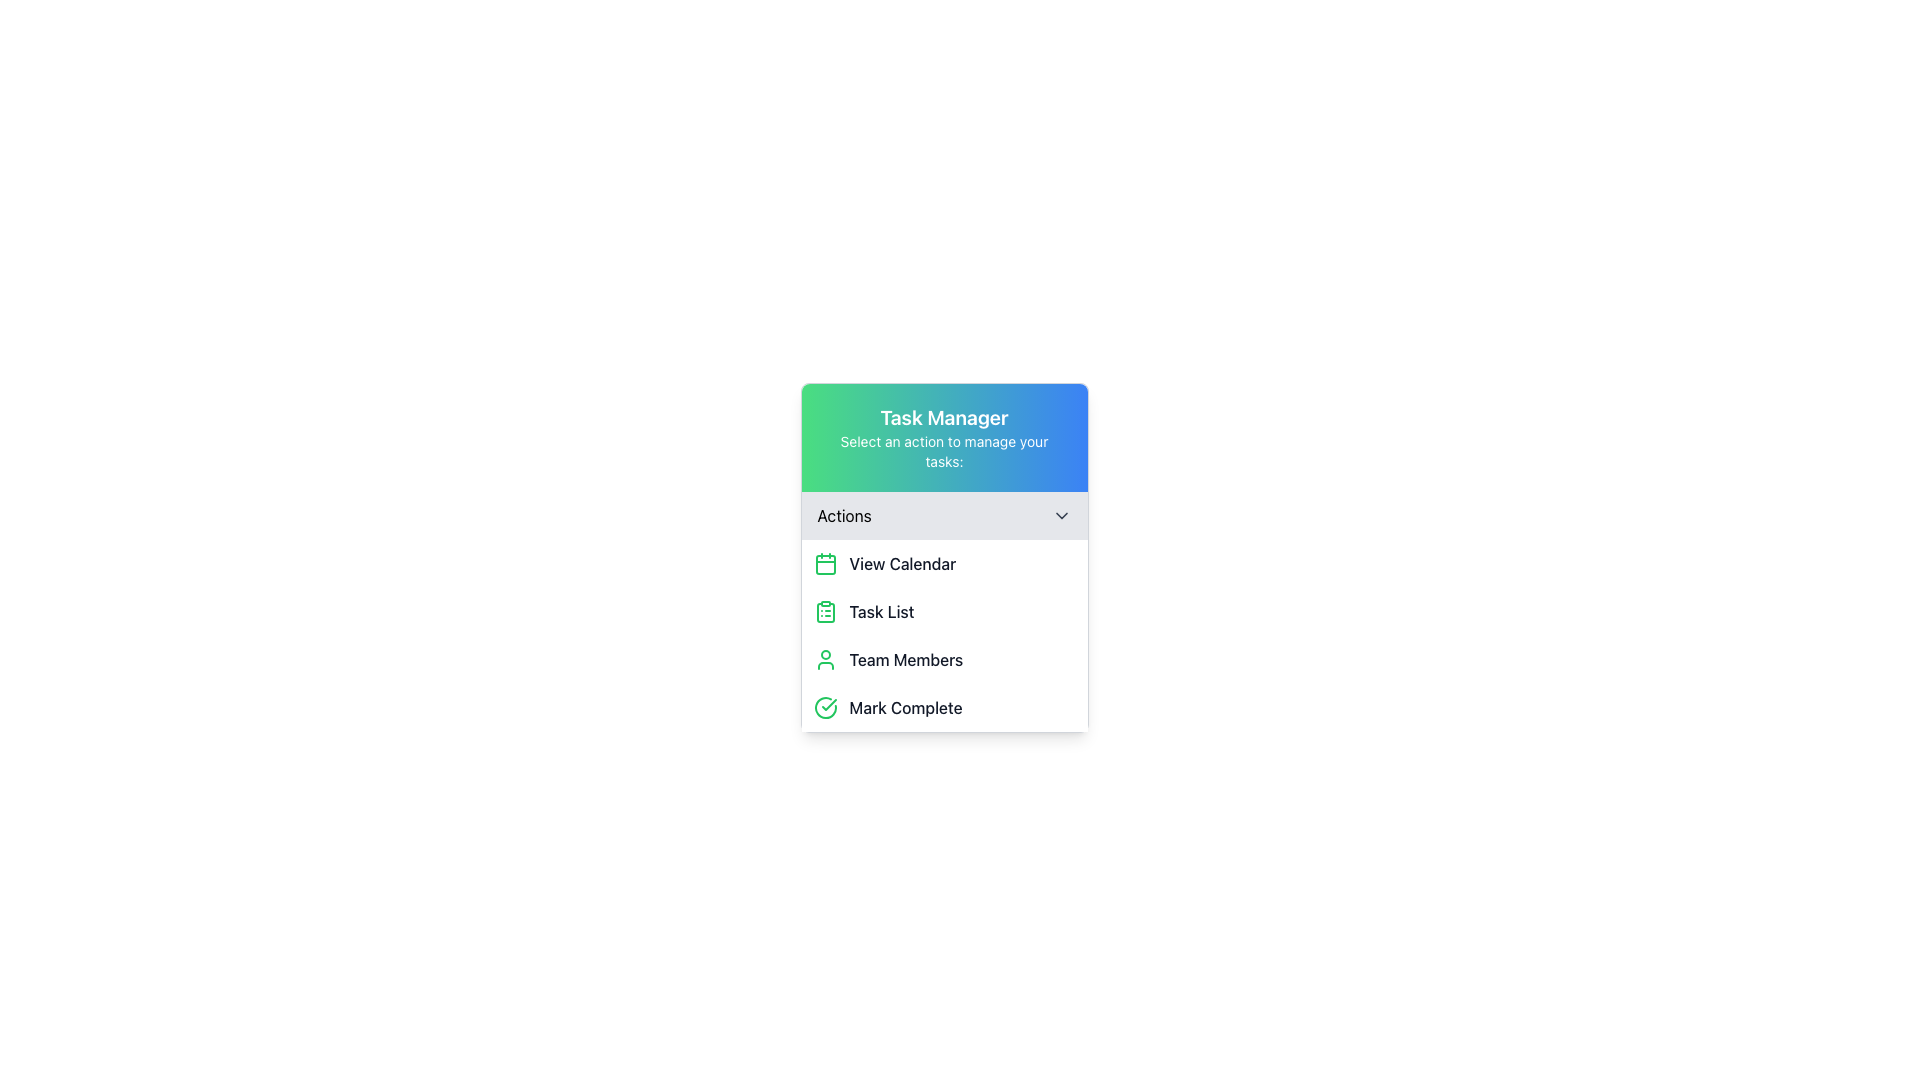 The image size is (1920, 1080). Describe the element at coordinates (825, 611) in the screenshot. I see `clipboard list icon with a green stroke located to the left of the 'Task List' text in the menu of options` at that location.